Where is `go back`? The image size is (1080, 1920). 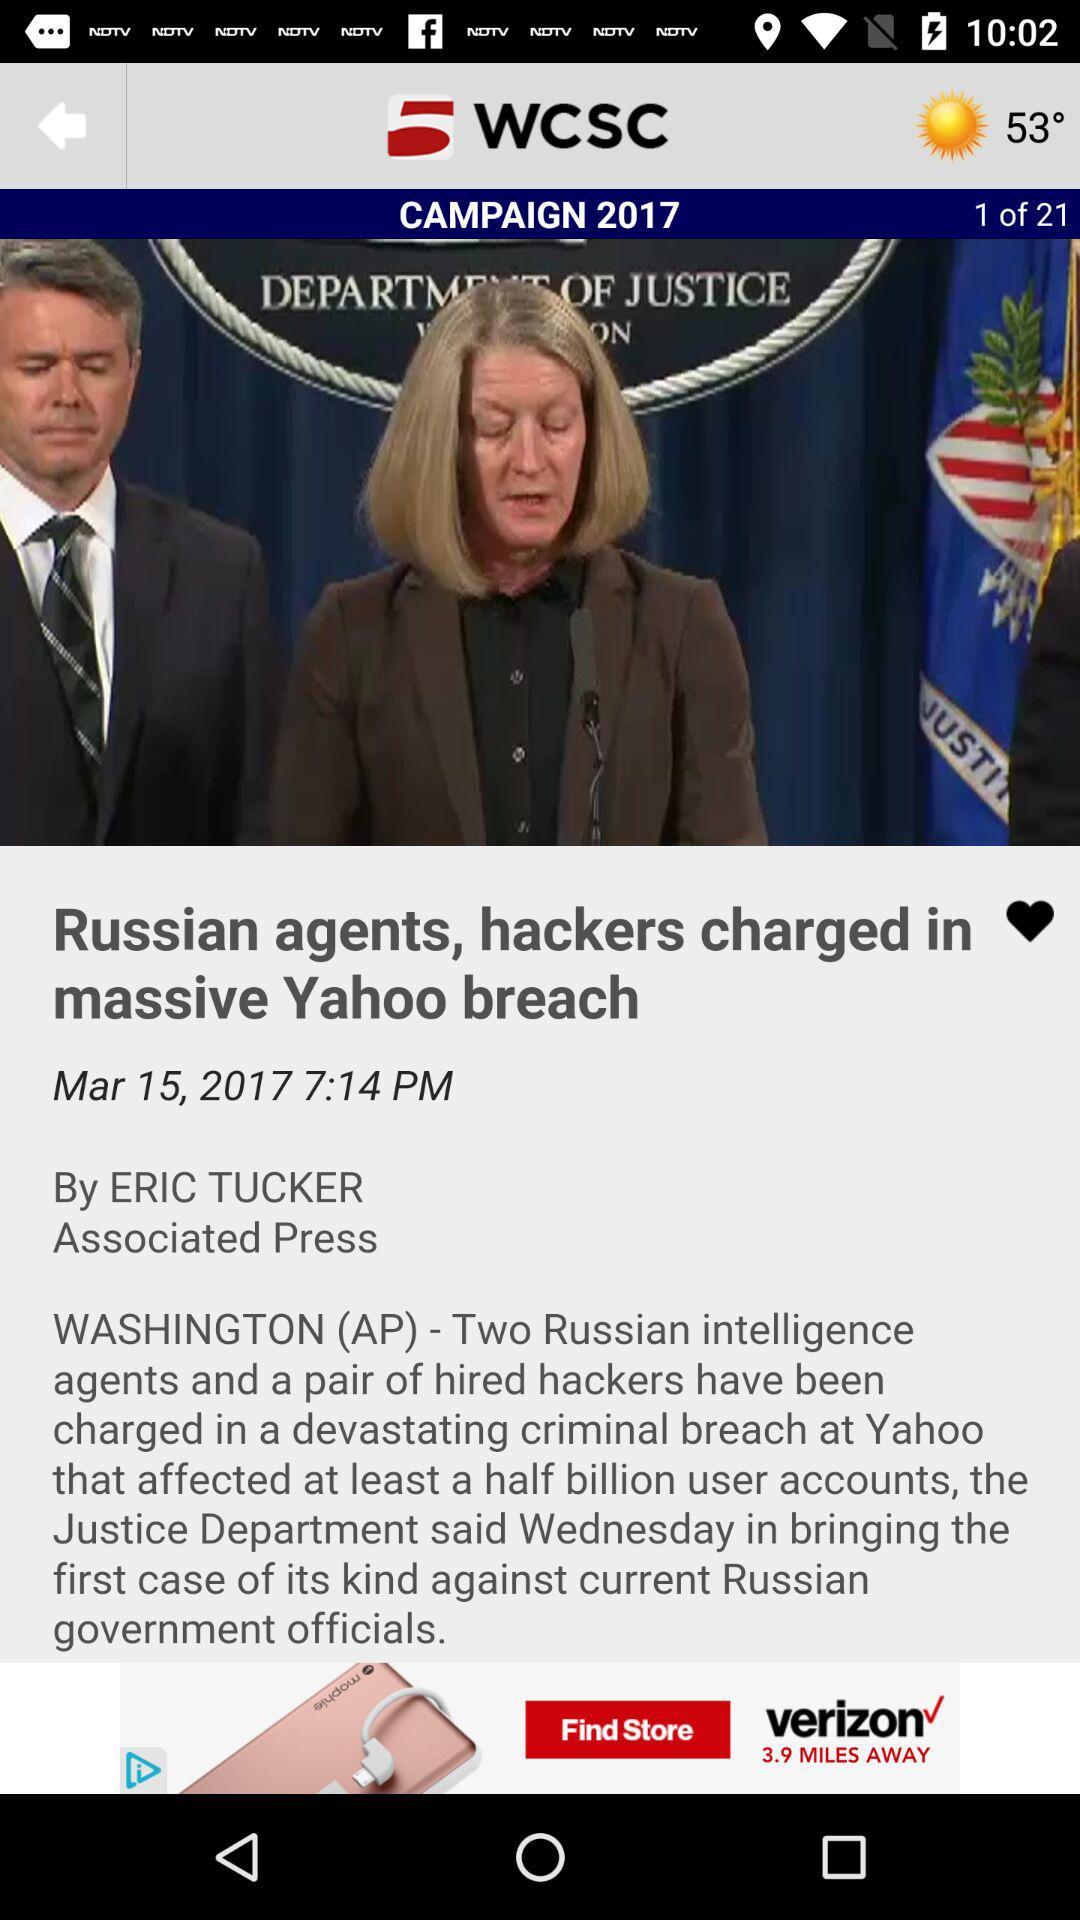
go back is located at coordinates (61, 124).